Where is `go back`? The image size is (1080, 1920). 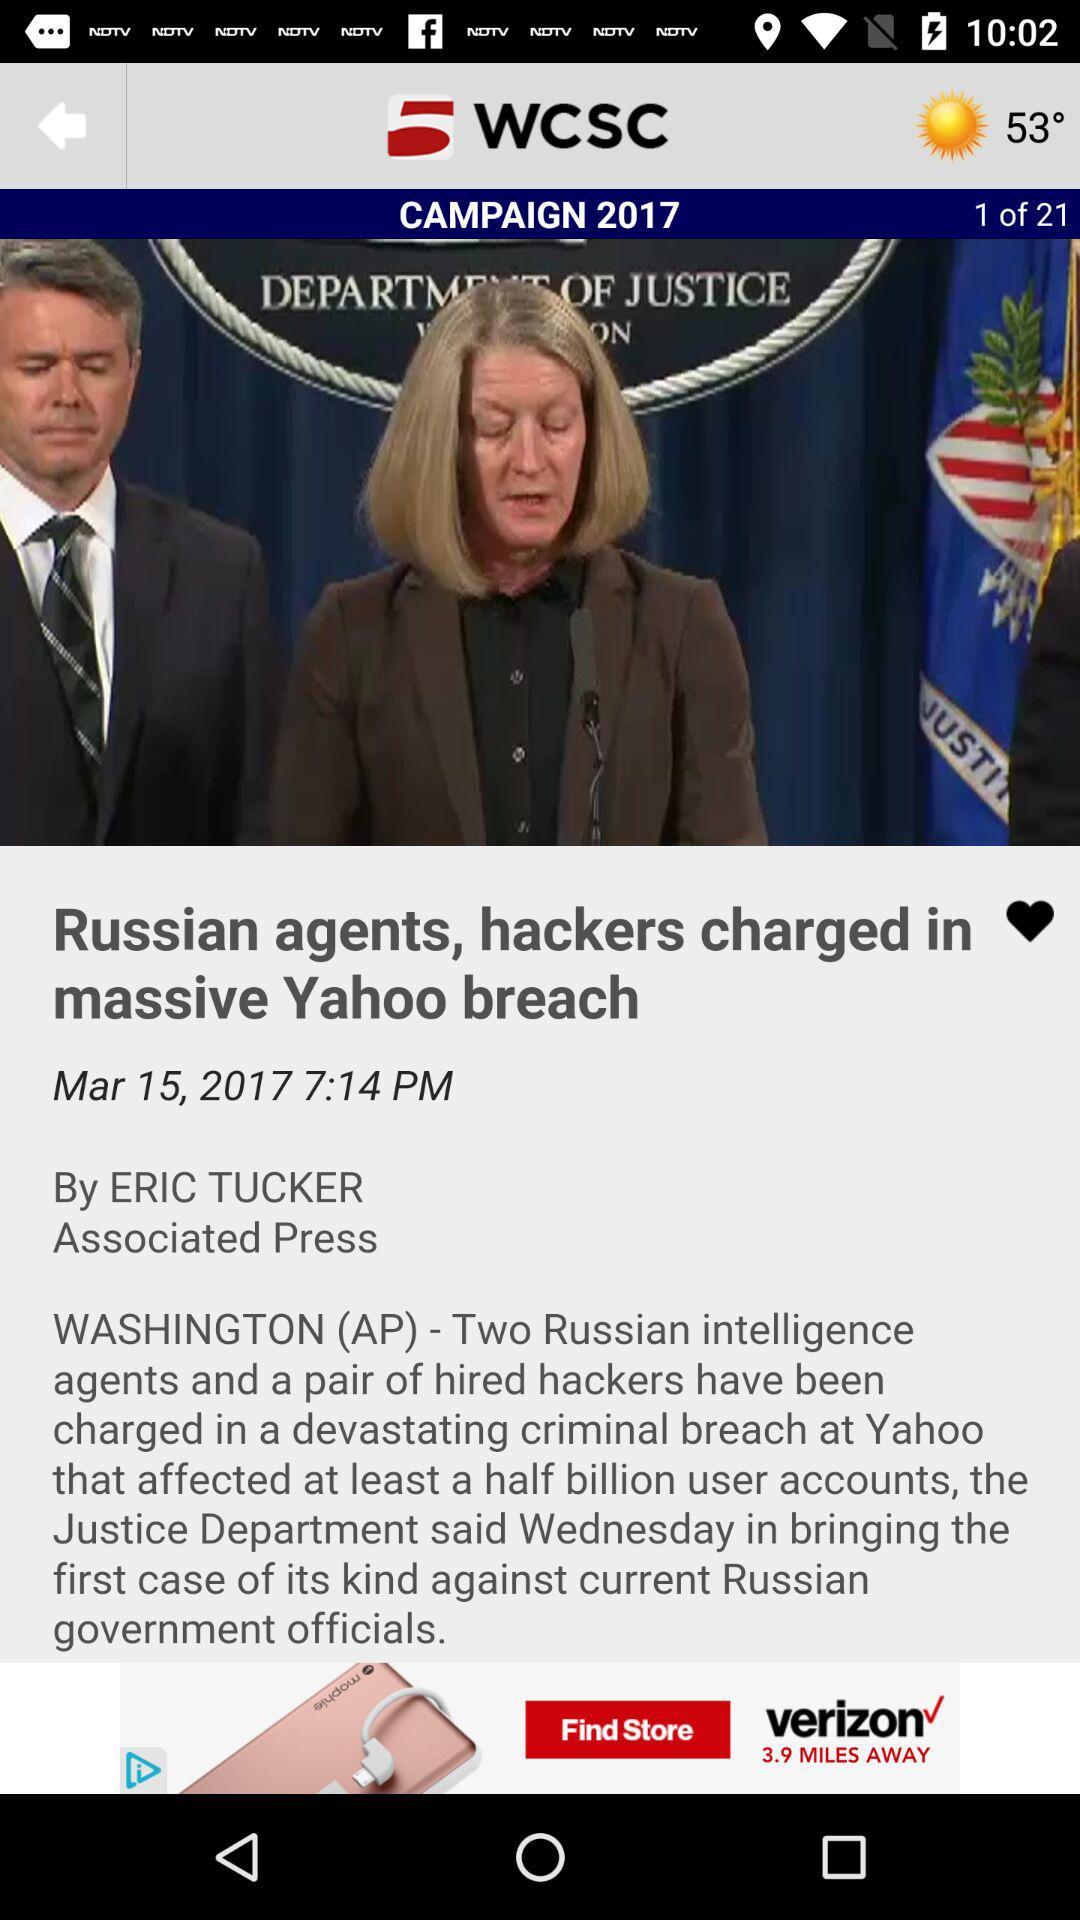
go back is located at coordinates (61, 124).